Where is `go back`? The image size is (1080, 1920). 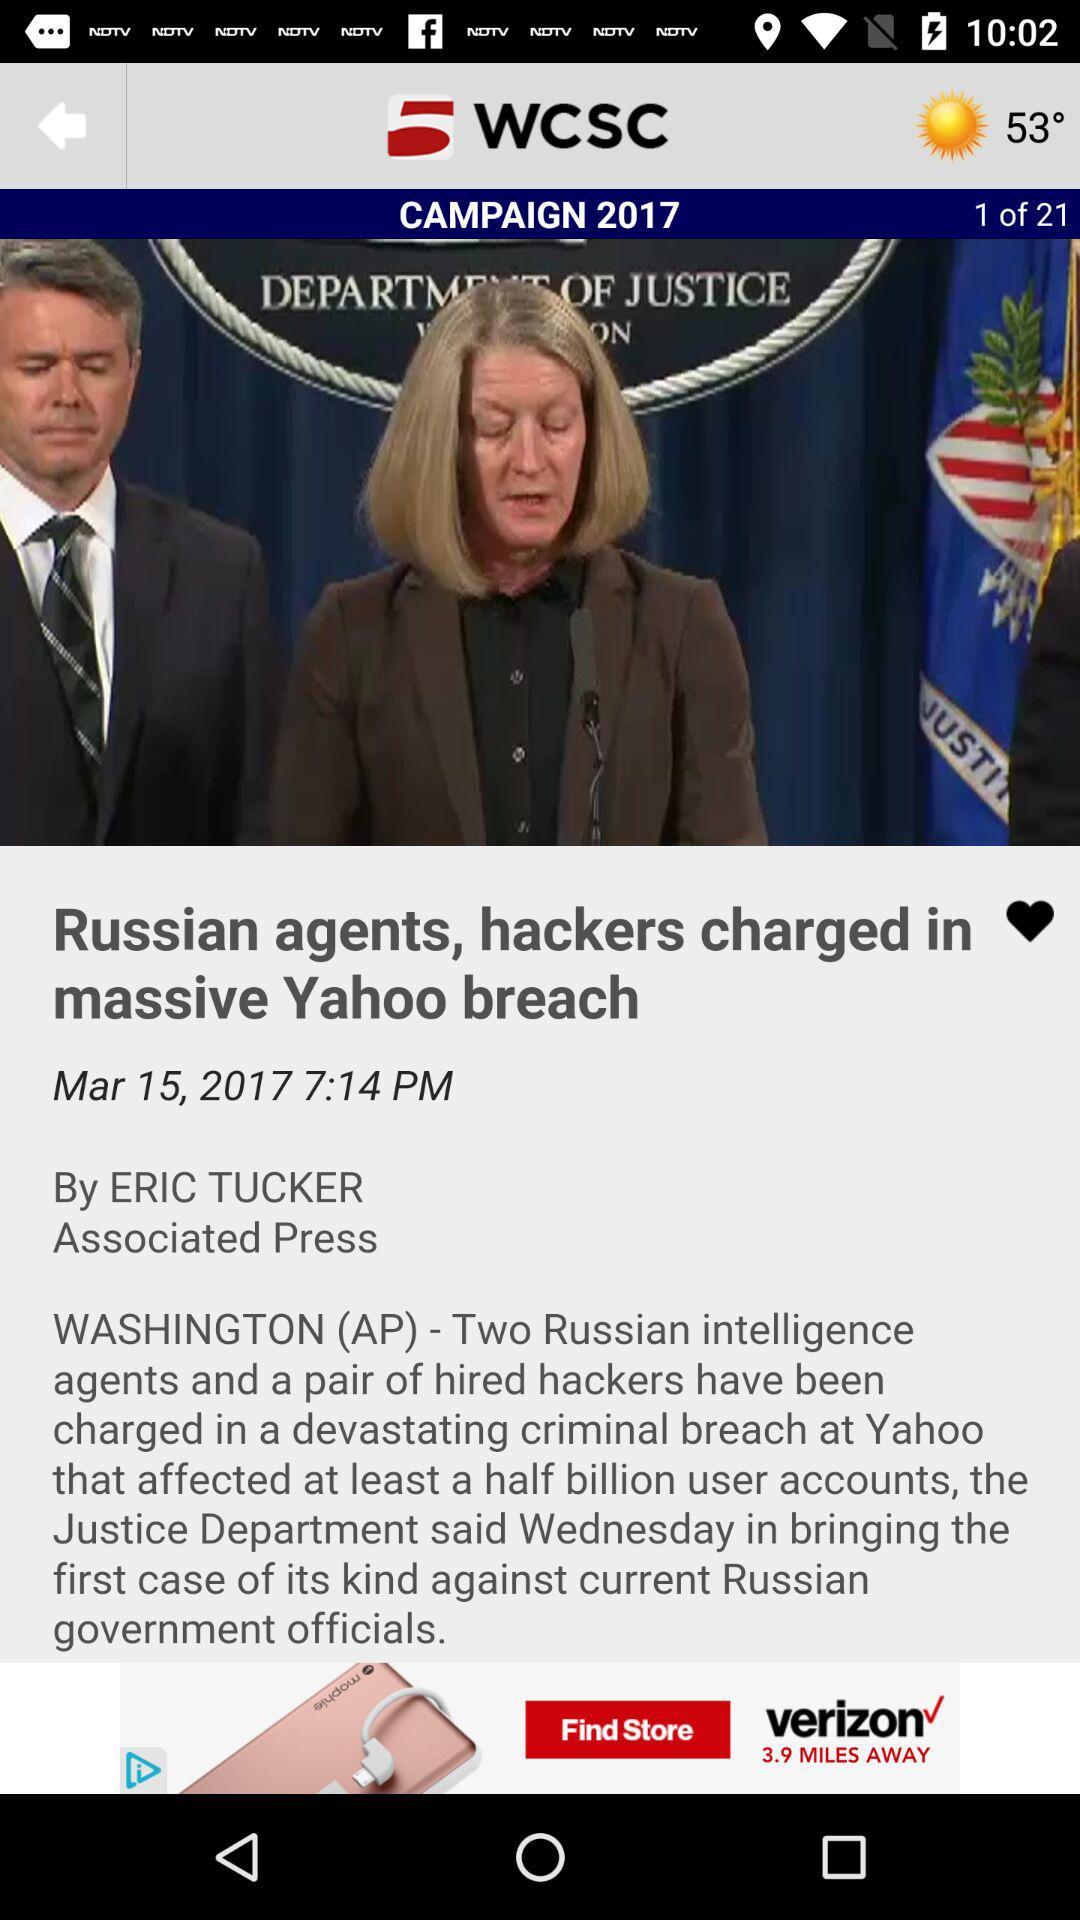
go back is located at coordinates (61, 124).